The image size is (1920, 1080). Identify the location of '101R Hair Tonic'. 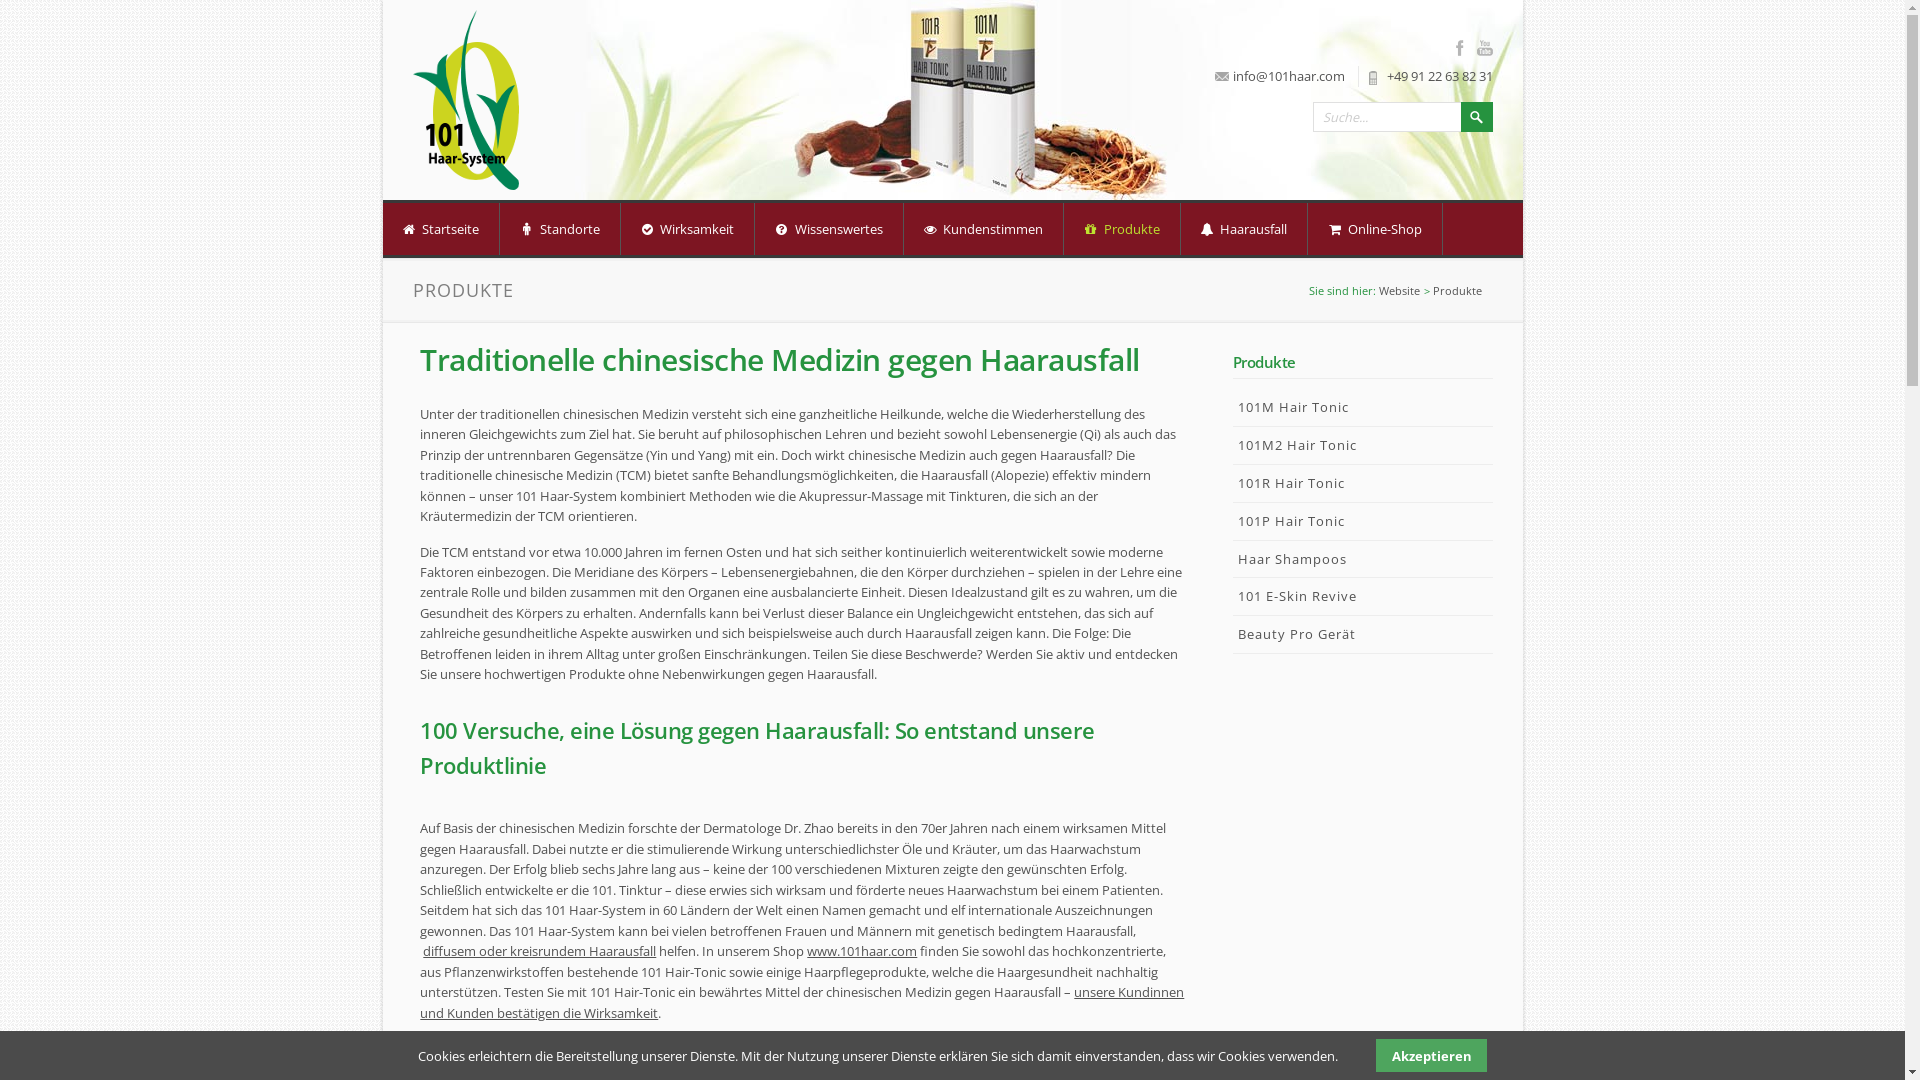
(1231, 483).